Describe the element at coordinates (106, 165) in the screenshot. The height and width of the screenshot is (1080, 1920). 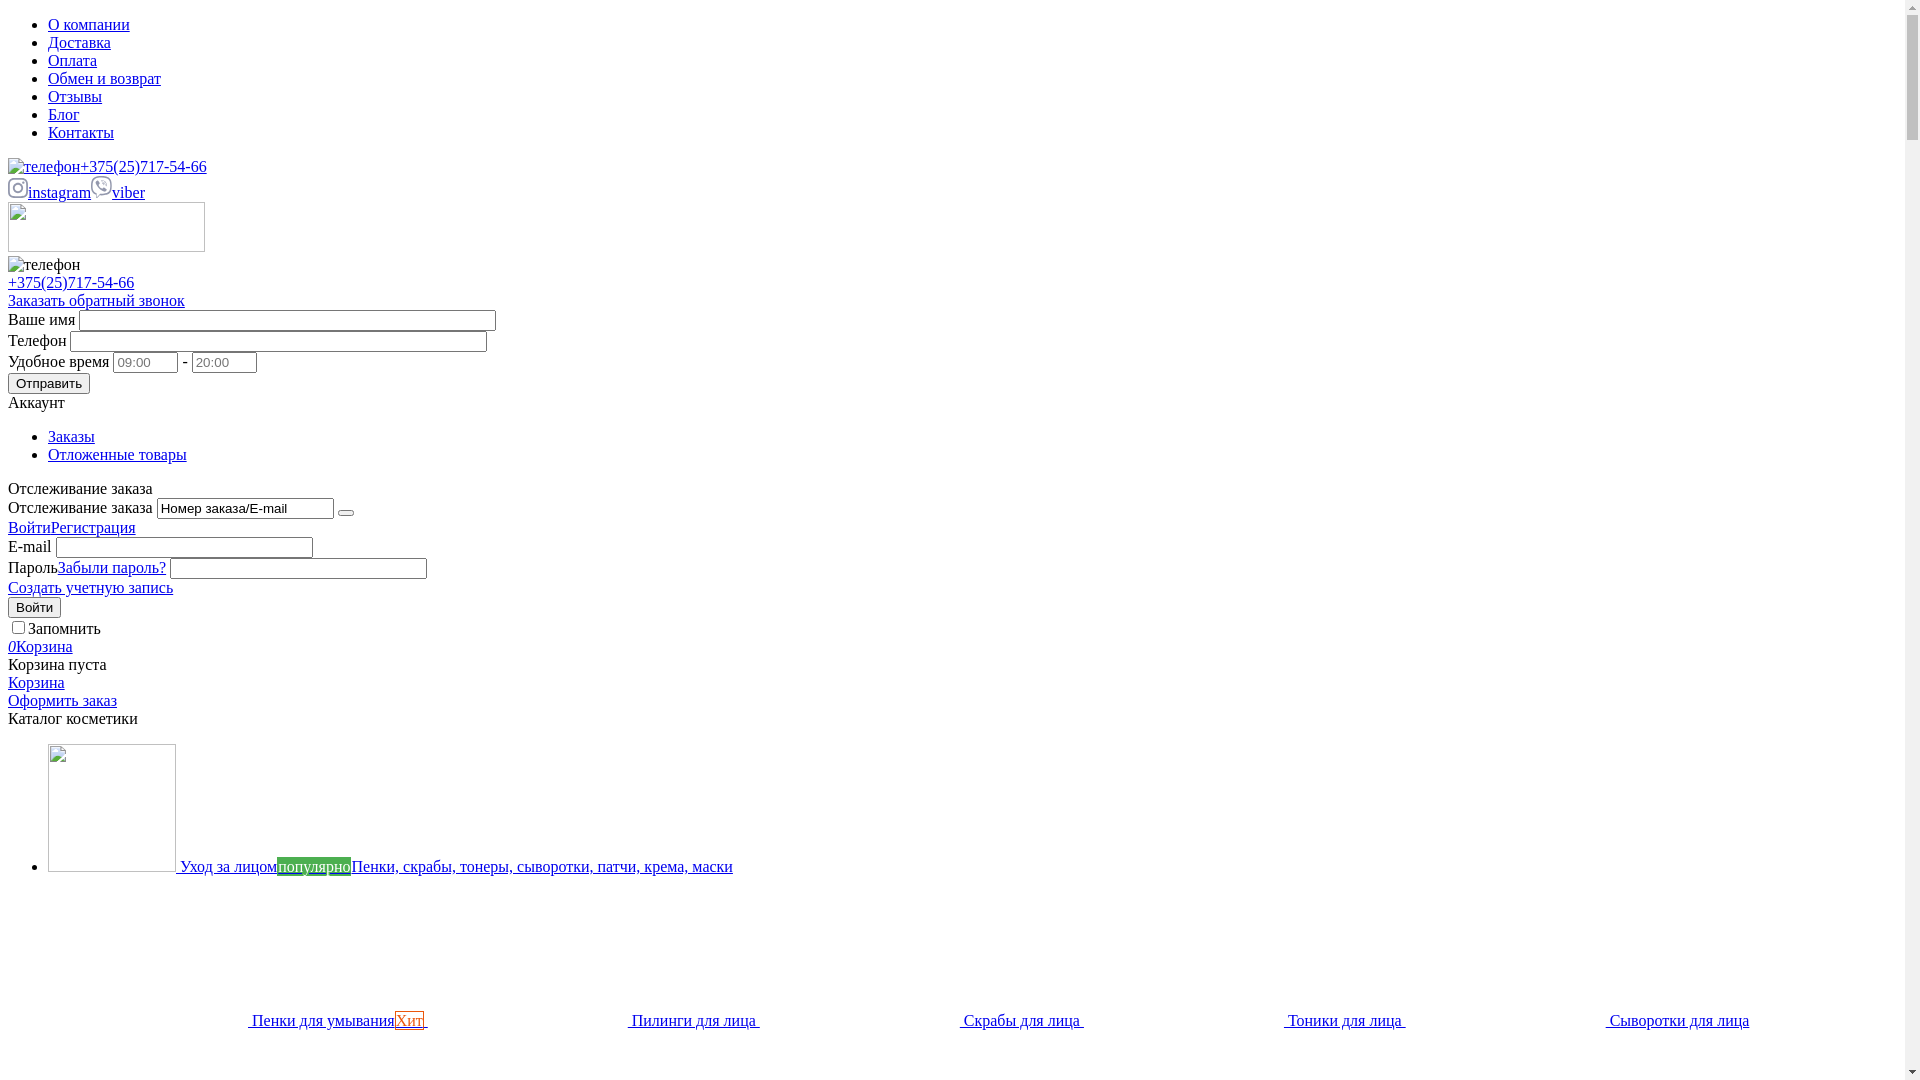
I see `'+375(25)717-54-66'` at that location.